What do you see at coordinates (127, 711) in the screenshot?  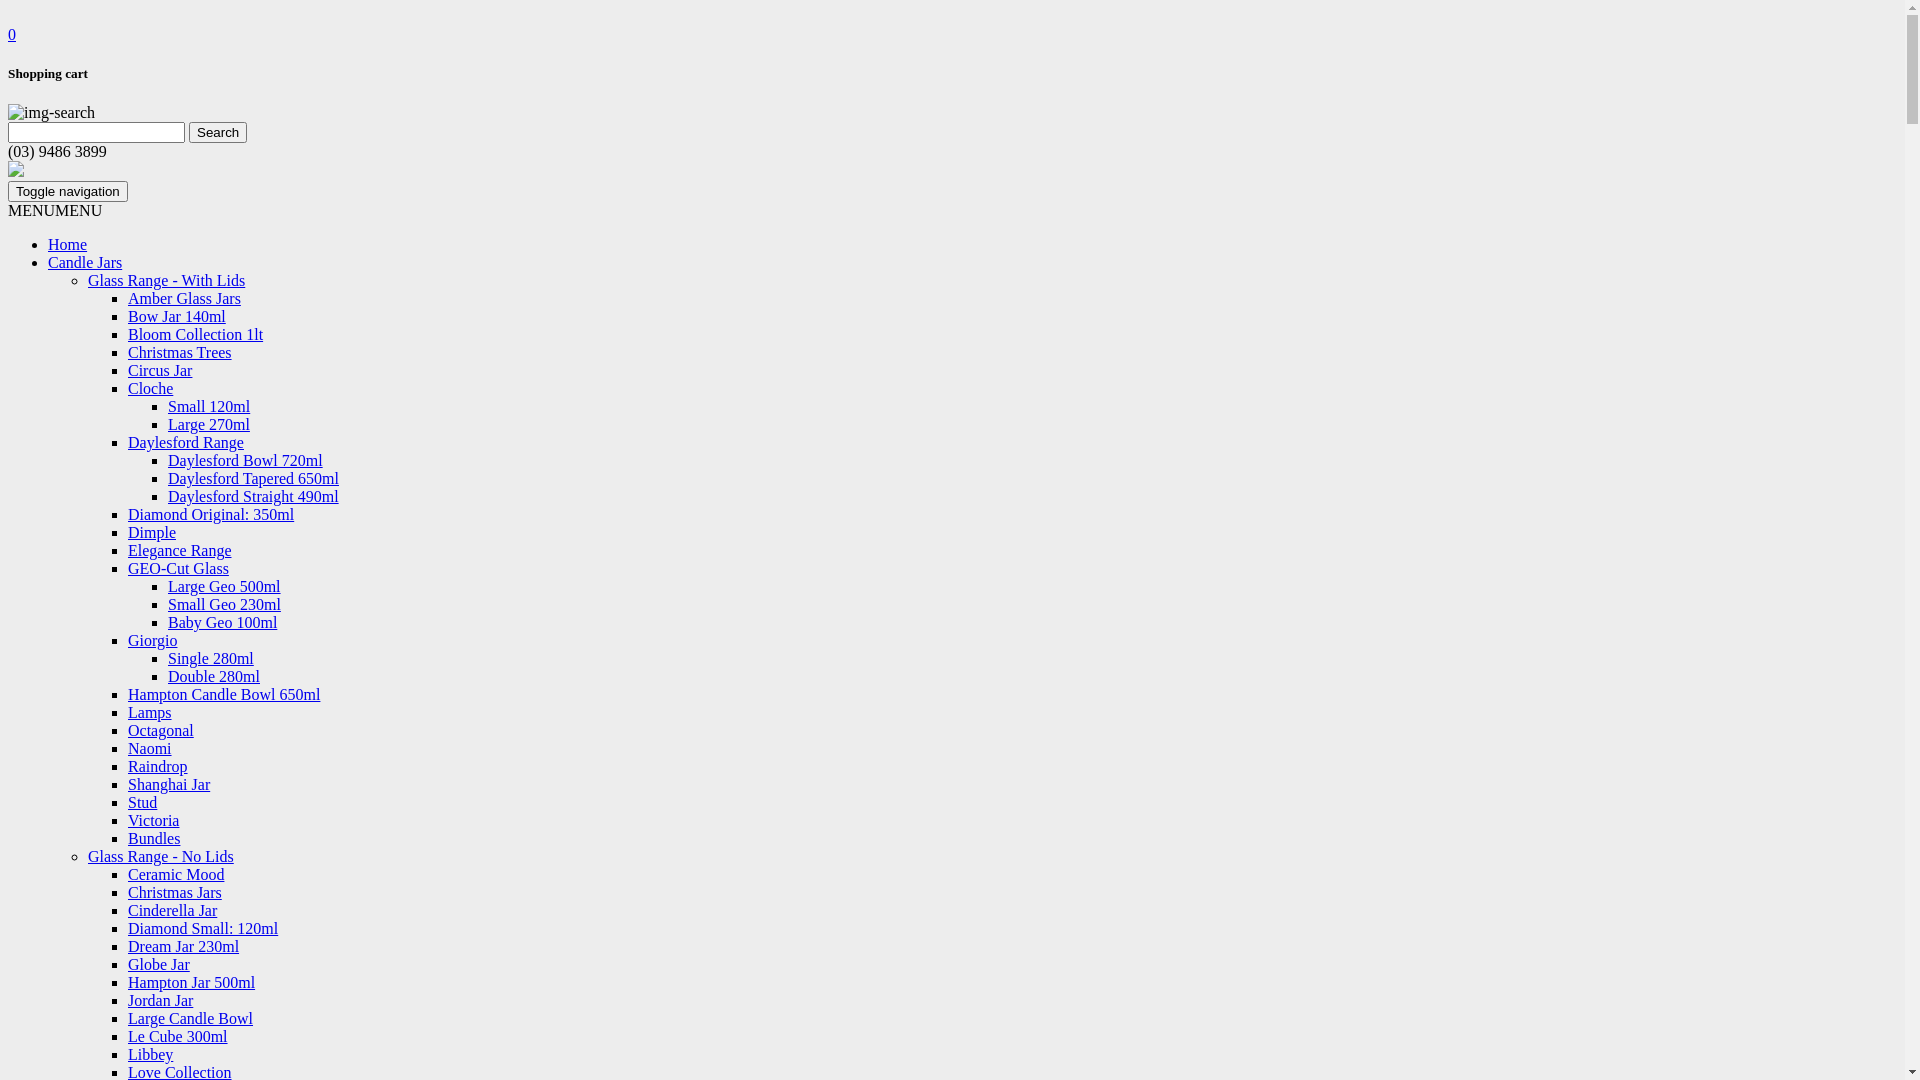 I see `'Lamps'` at bounding box center [127, 711].